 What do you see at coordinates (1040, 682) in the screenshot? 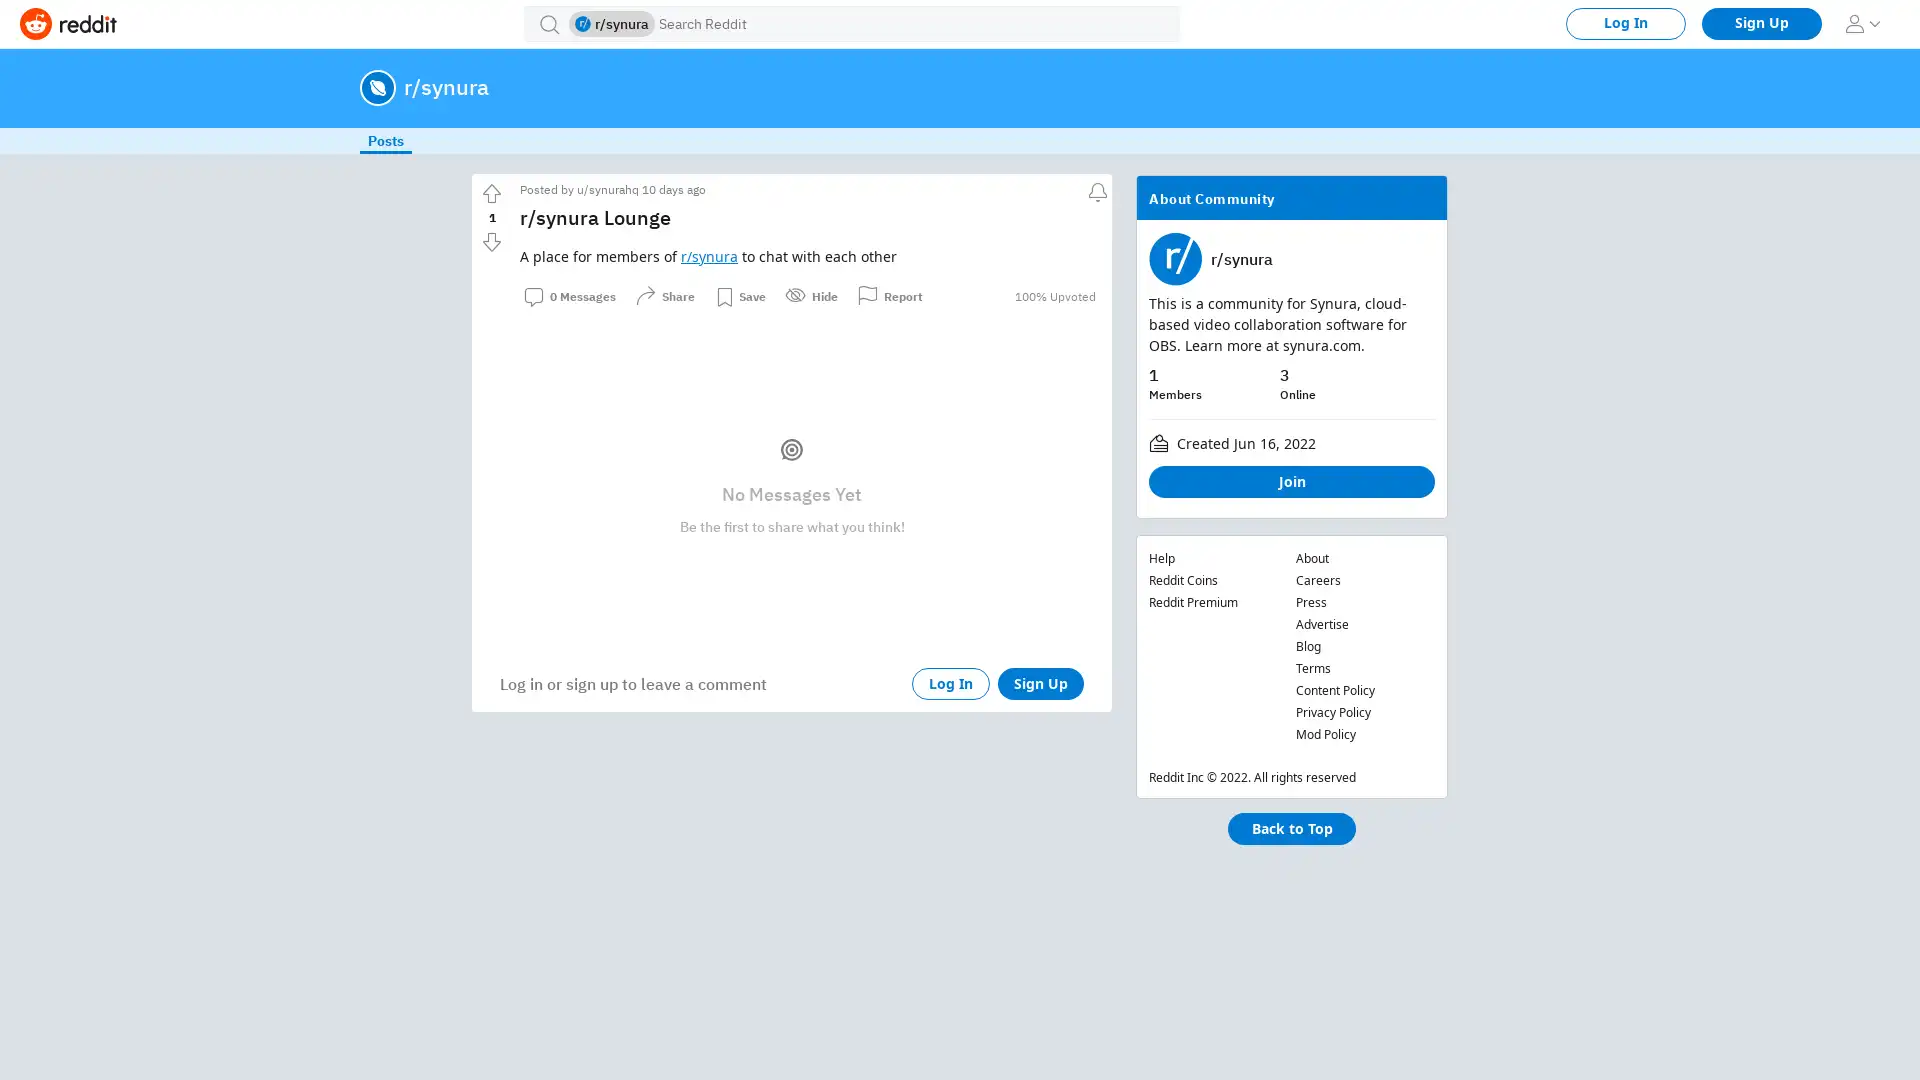
I see `Sign Up` at bounding box center [1040, 682].